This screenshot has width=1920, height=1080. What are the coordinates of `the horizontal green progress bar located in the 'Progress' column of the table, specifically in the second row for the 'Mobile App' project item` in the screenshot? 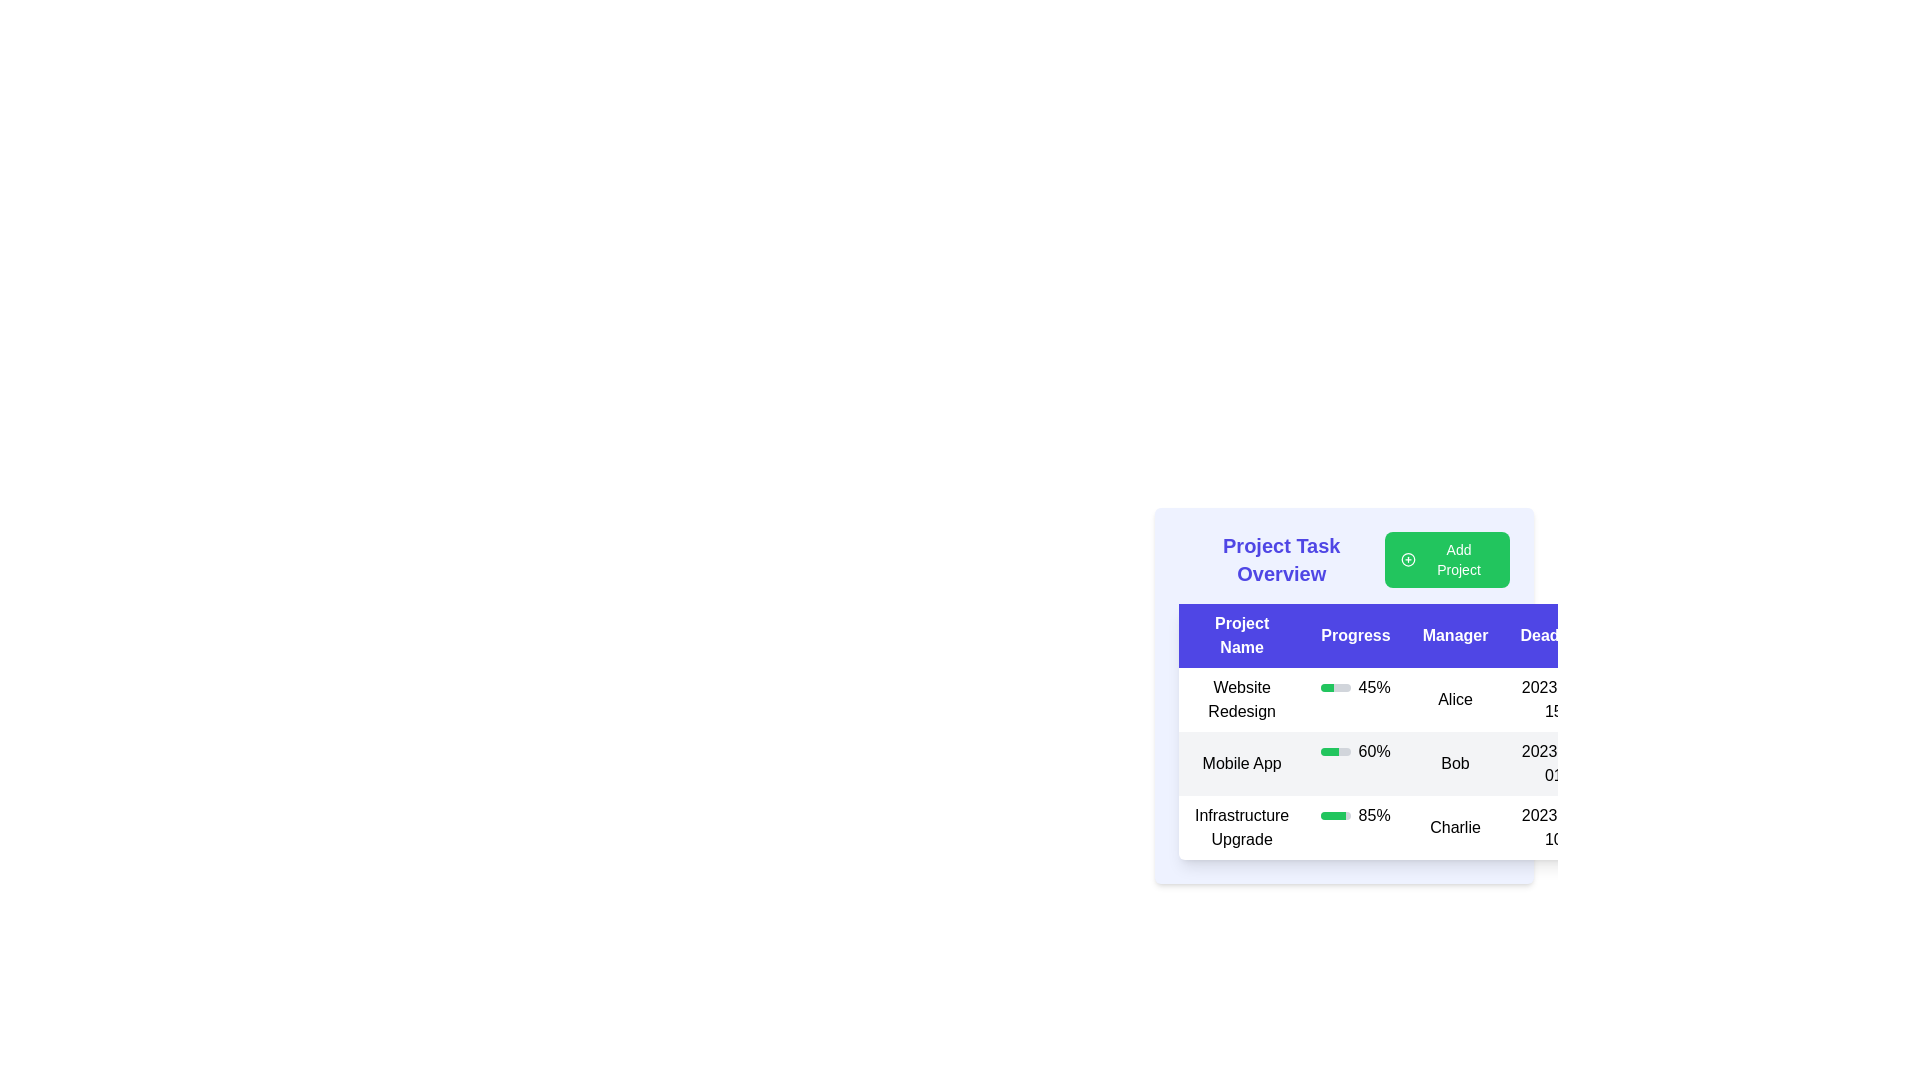 It's located at (1329, 752).